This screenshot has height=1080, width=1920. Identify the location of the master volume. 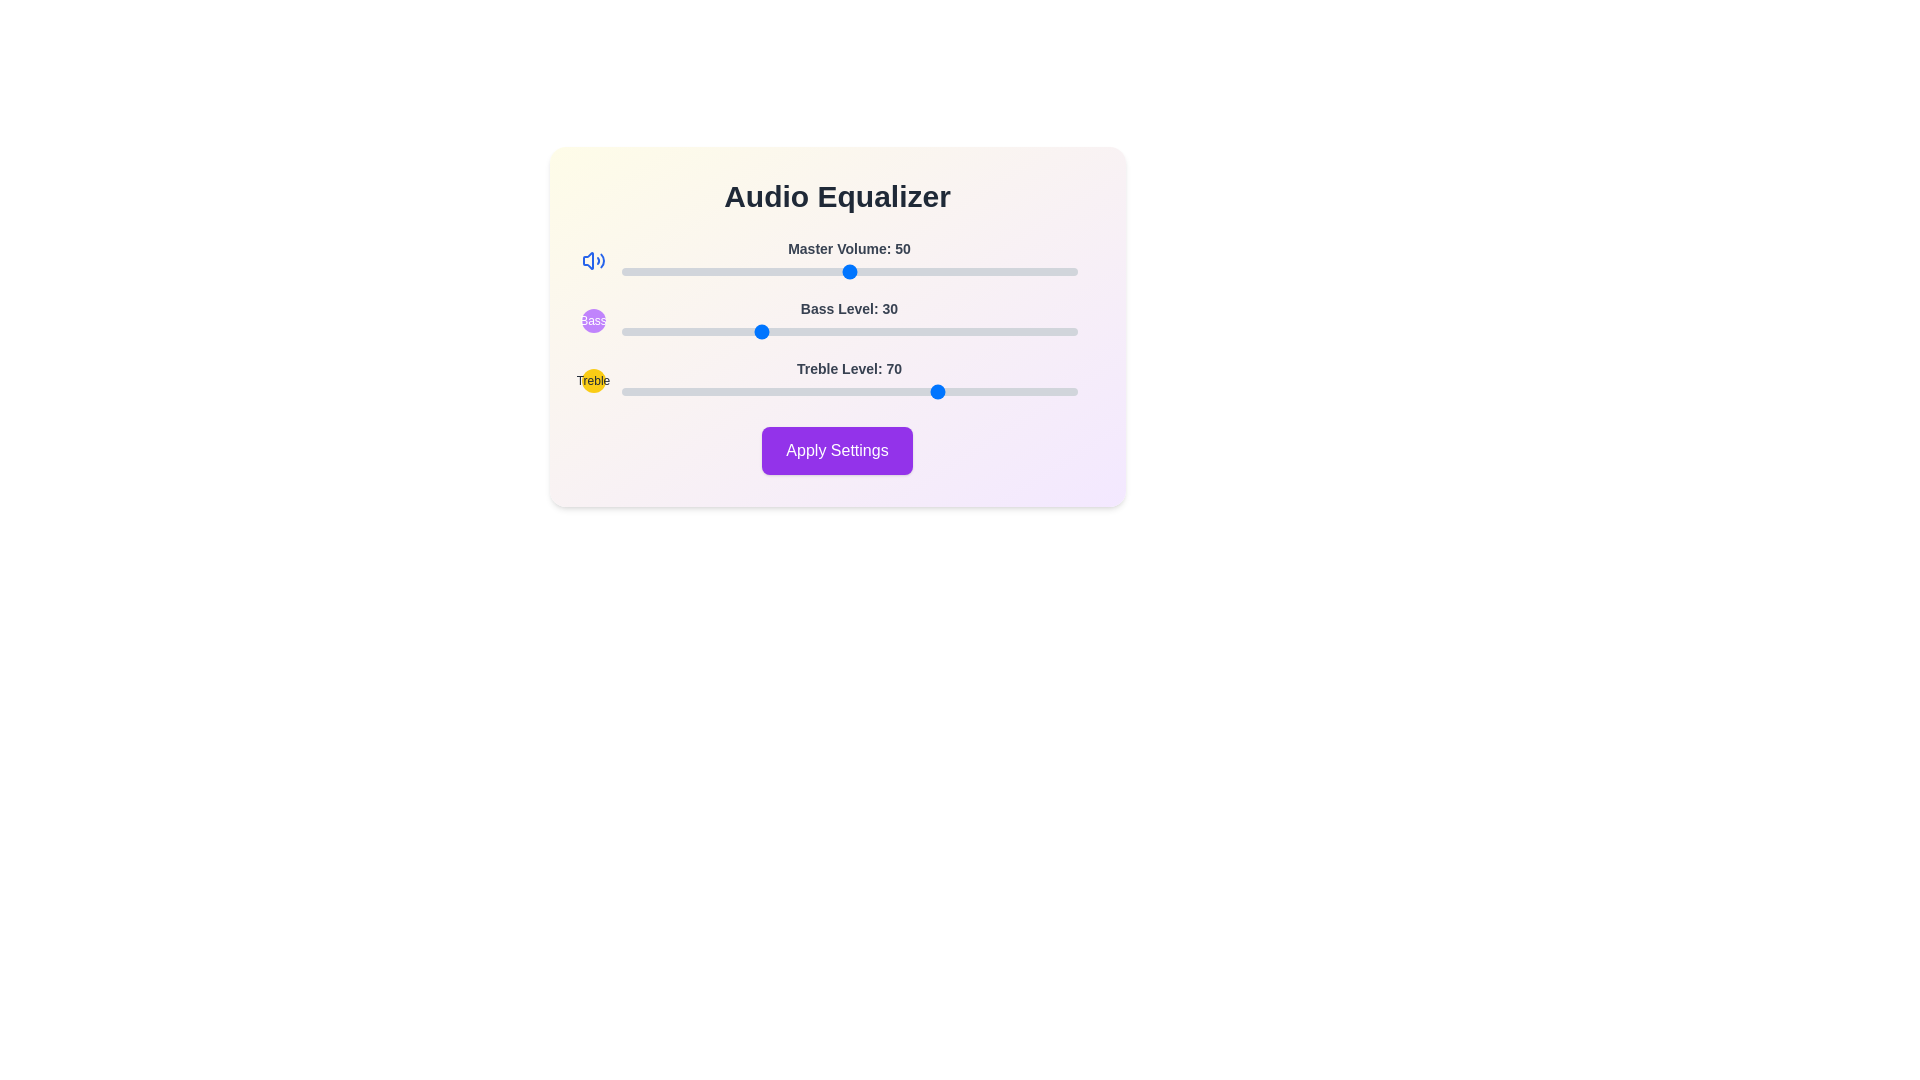
(963, 272).